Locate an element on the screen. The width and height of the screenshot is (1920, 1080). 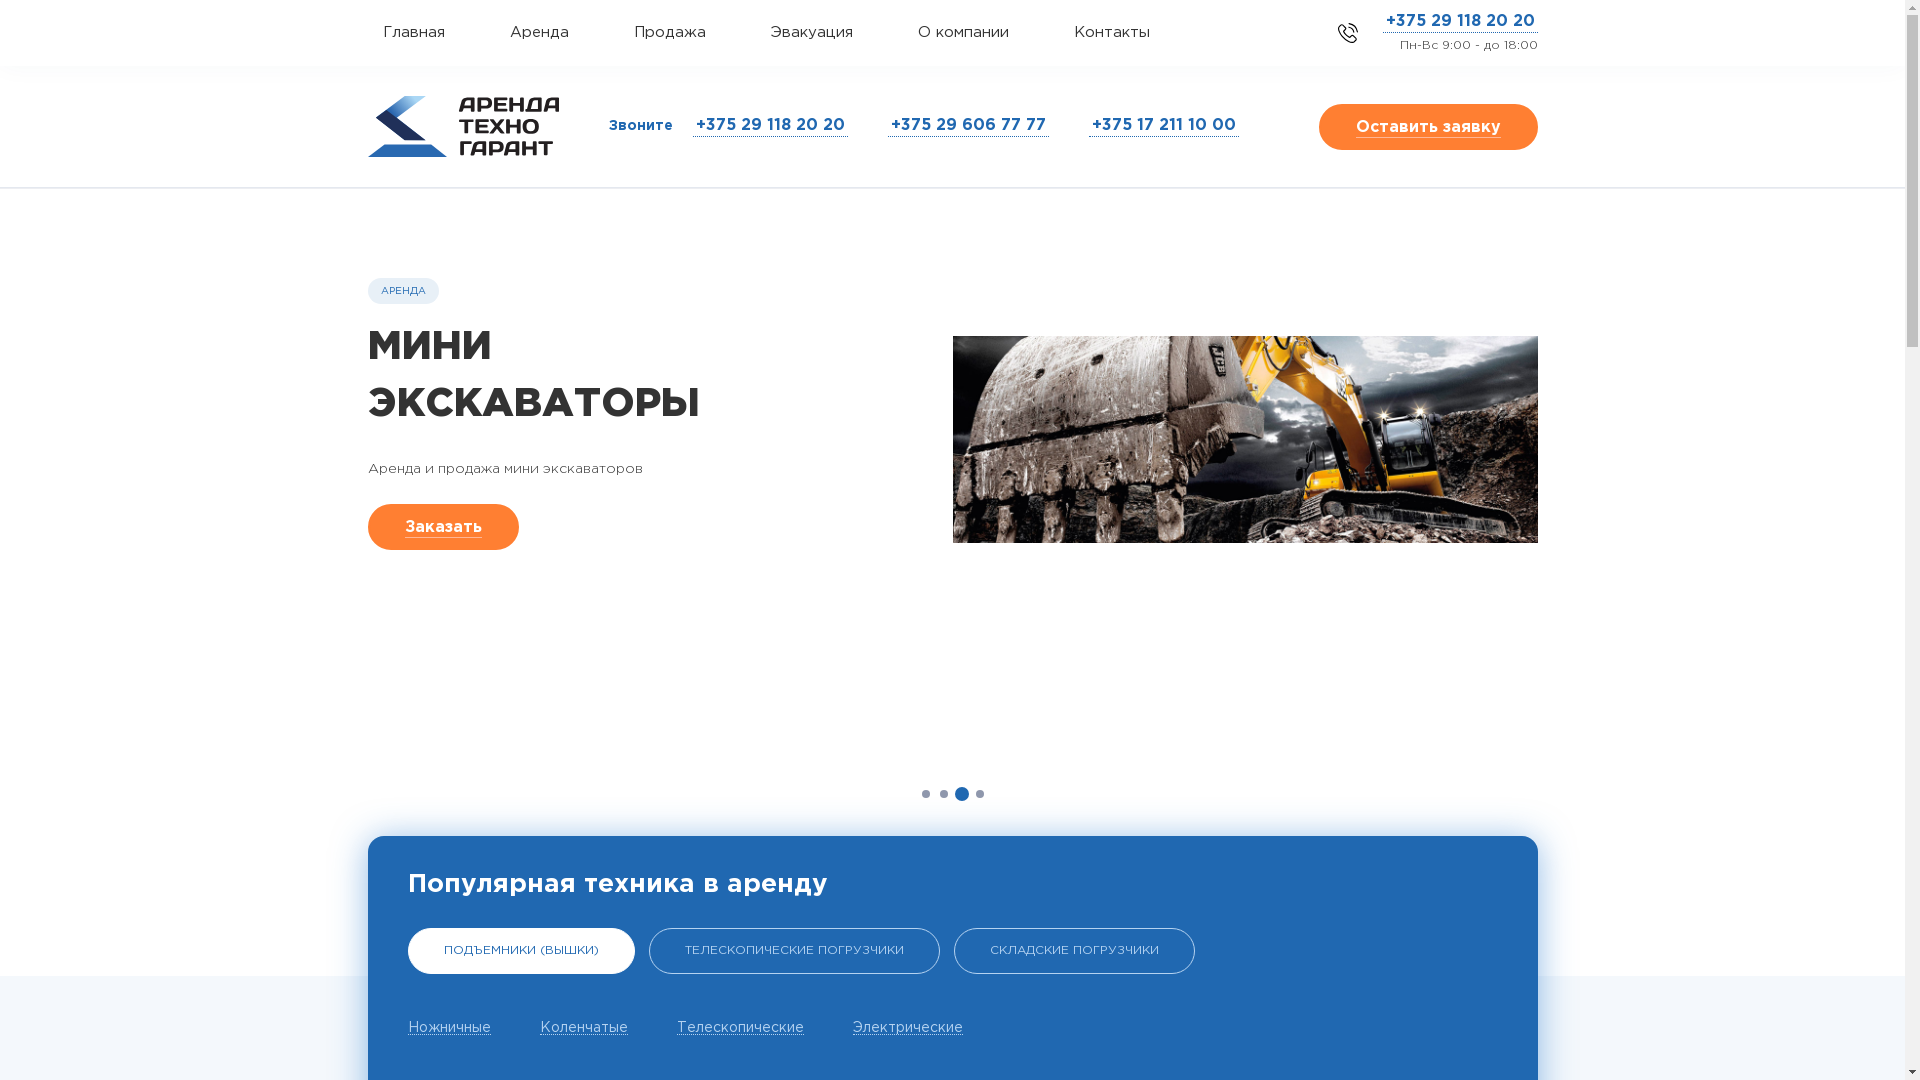
'3' is located at coordinates (961, 793).